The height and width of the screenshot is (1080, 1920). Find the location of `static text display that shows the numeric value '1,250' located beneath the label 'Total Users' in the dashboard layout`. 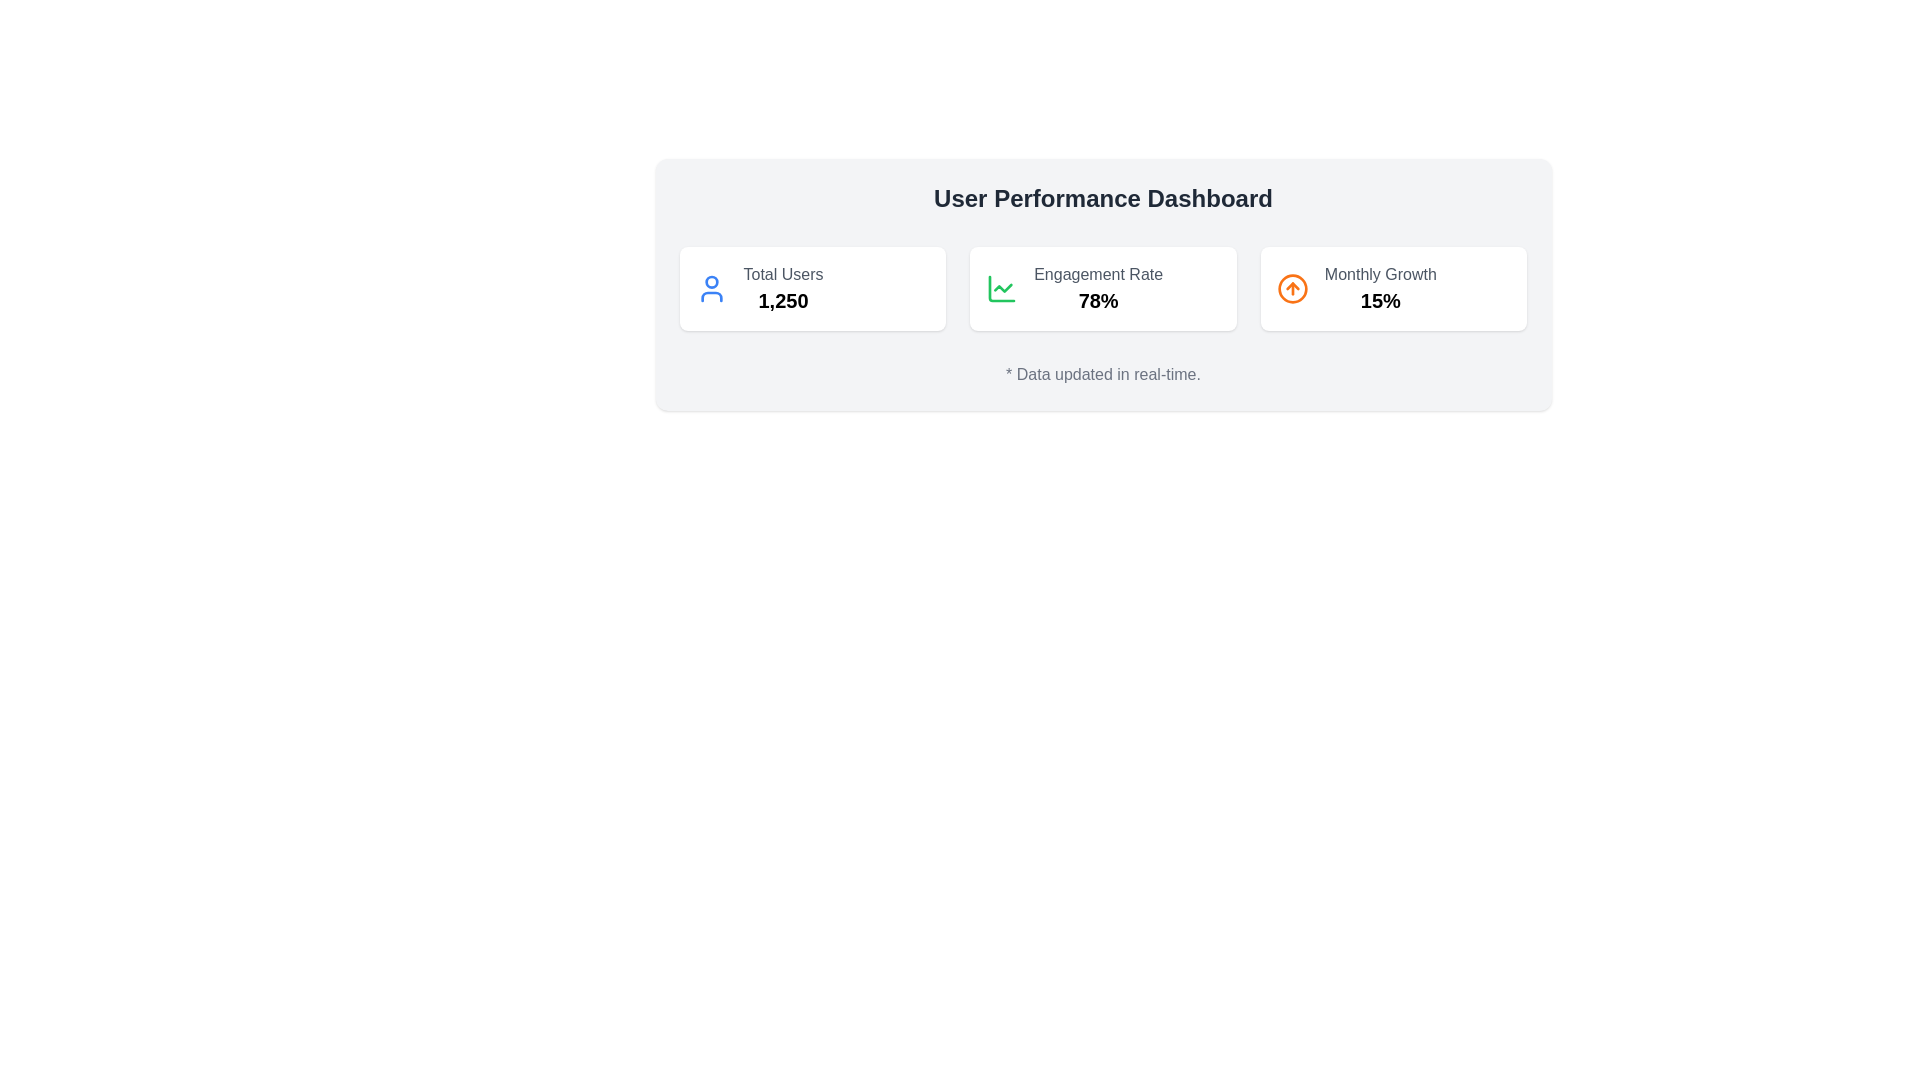

static text display that shows the numeric value '1,250' located beneath the label 'Total Users' in the dashboard layout is located at coordinates (782, 300).